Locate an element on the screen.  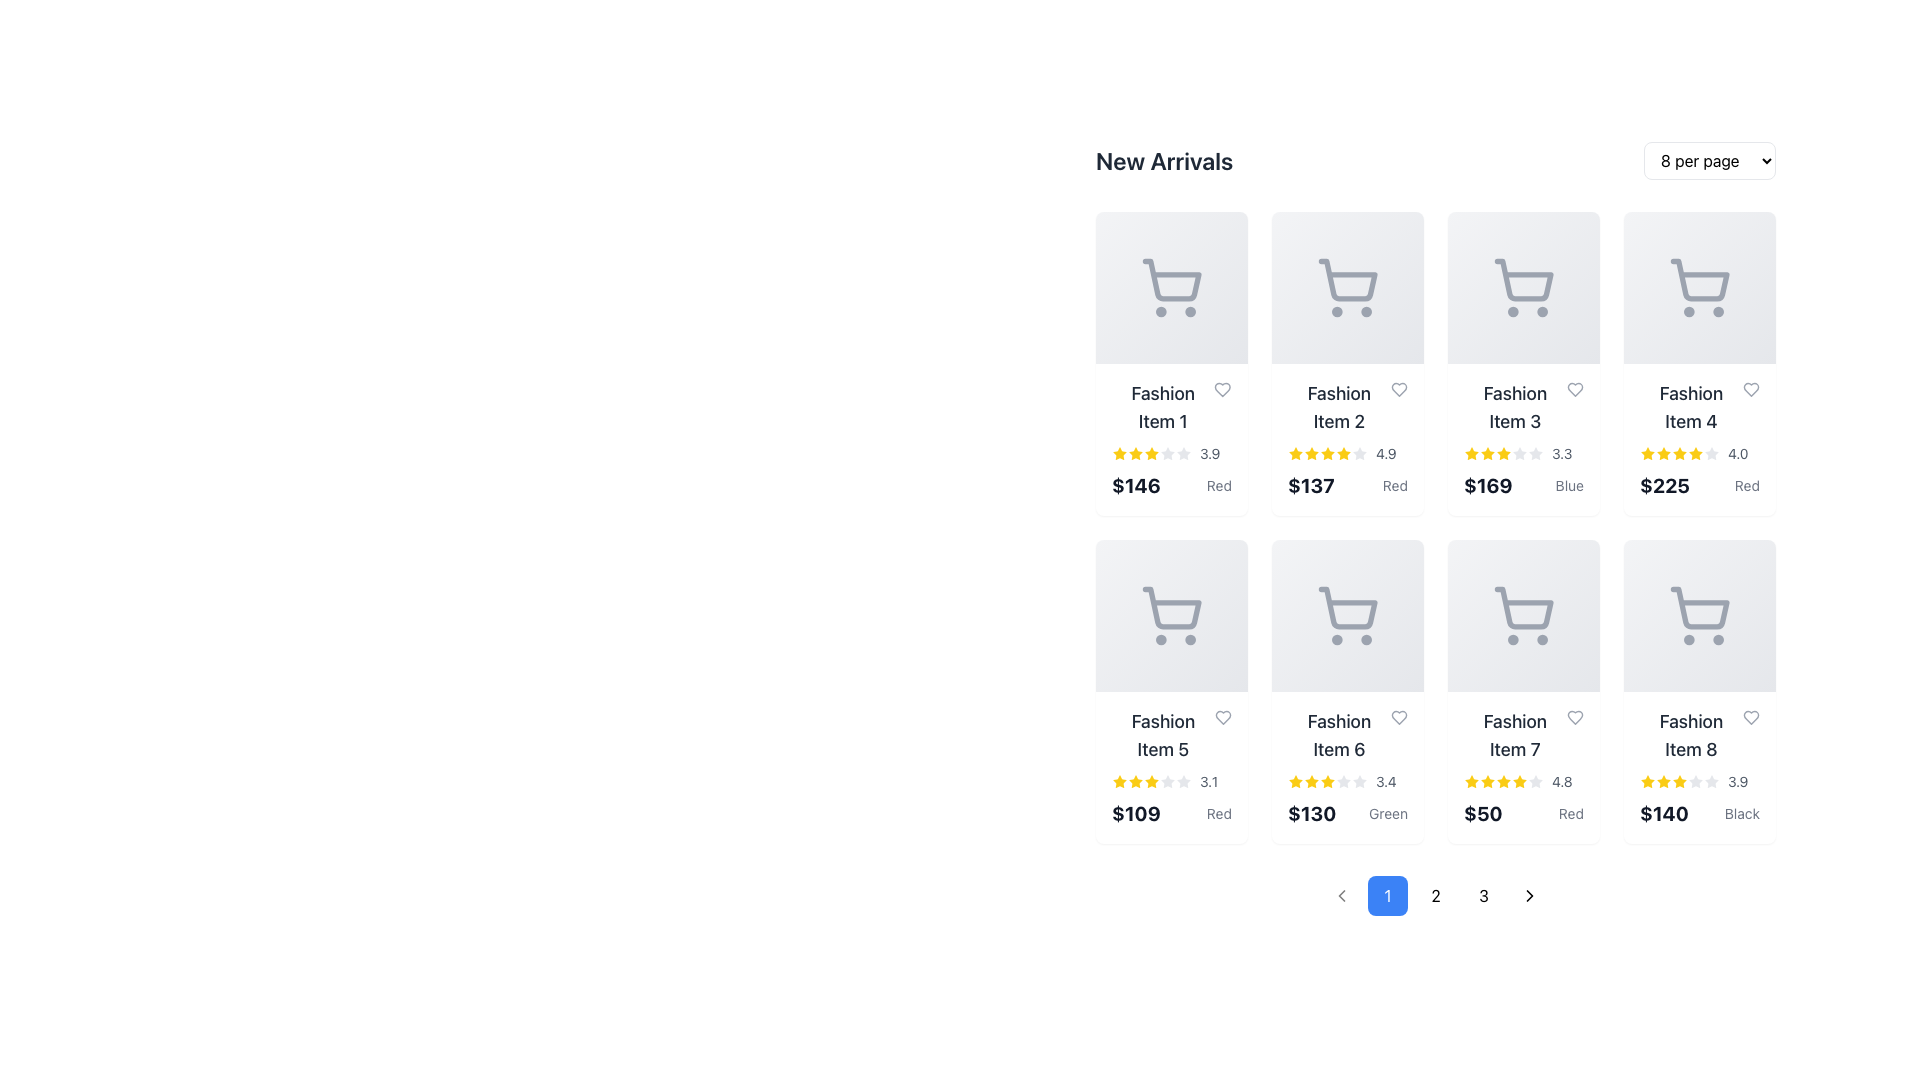
the yellow star icon that represents a filled star, located beneath 'Fashion Item 4' as the fifth star in the second row of the product grid is located at coordinates (1694, 454).